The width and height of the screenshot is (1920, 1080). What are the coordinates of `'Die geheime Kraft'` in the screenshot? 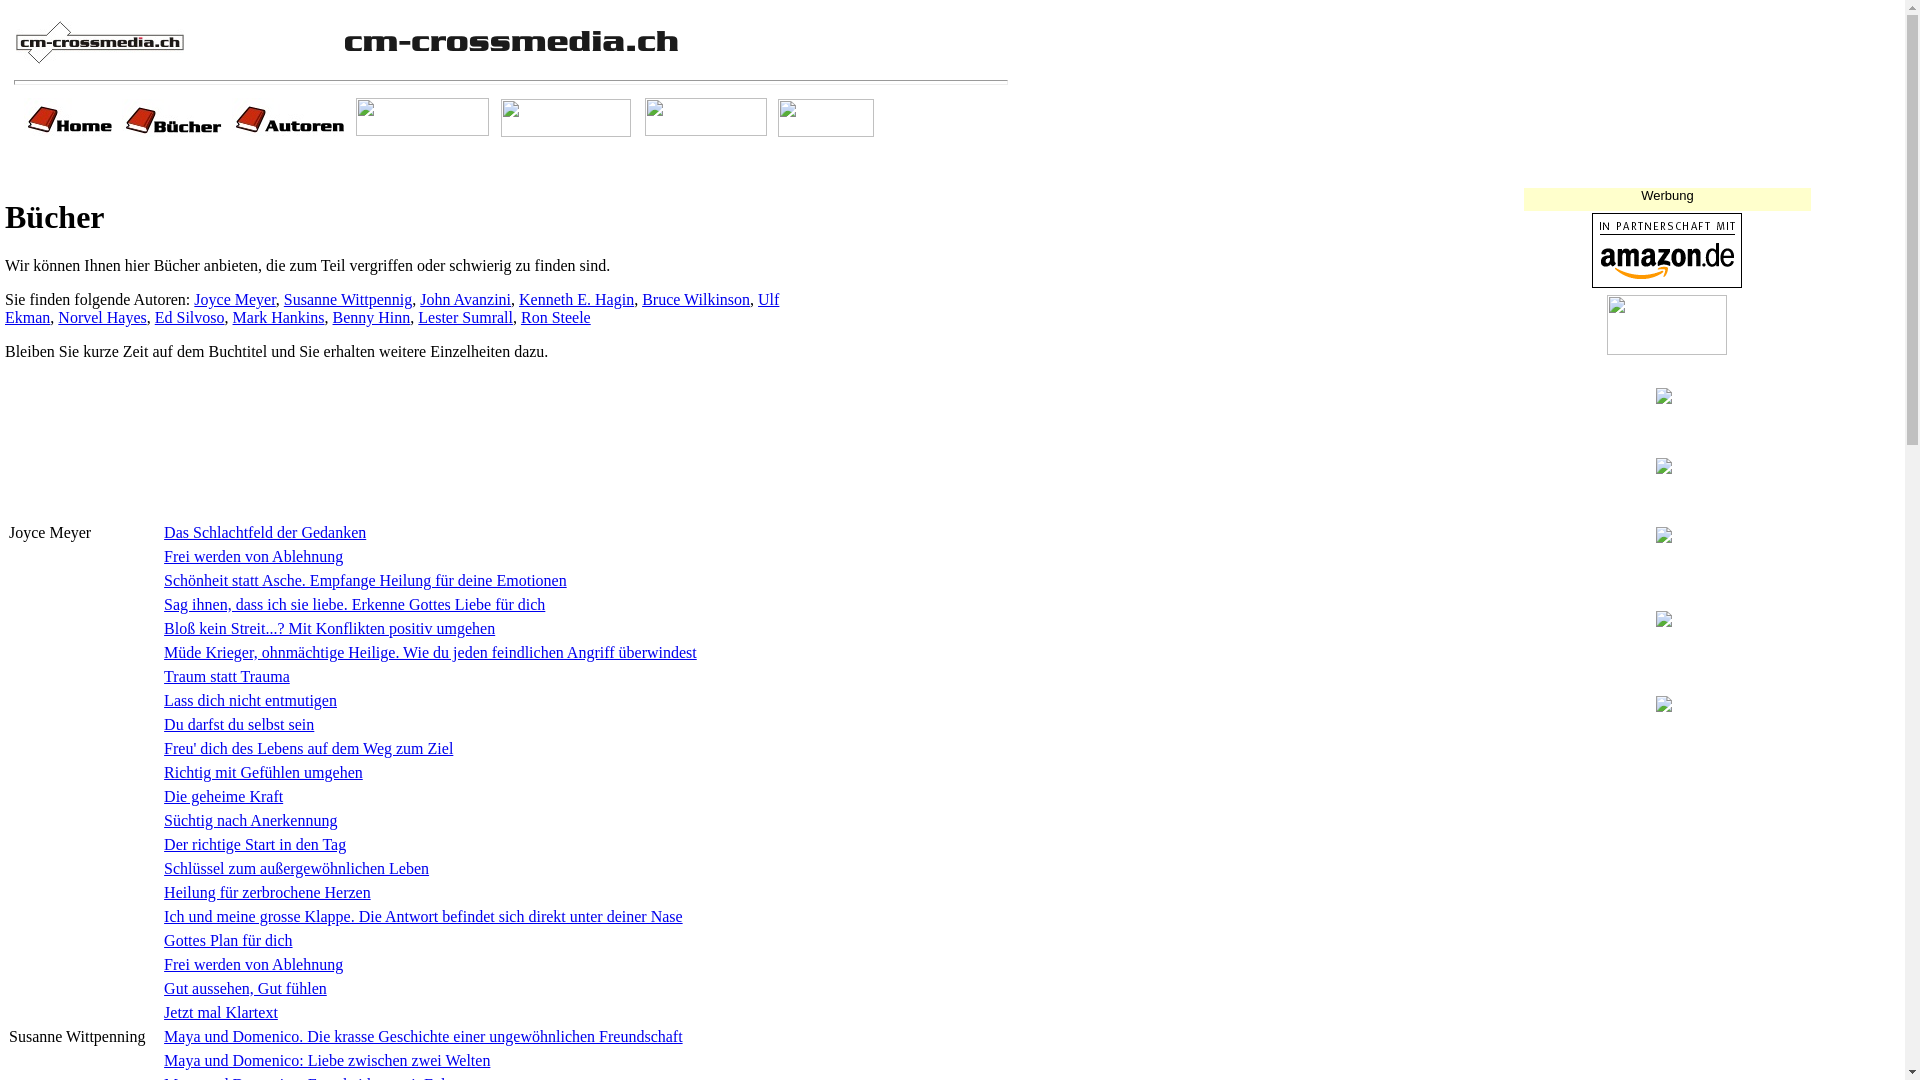 It's located at (223, 795).